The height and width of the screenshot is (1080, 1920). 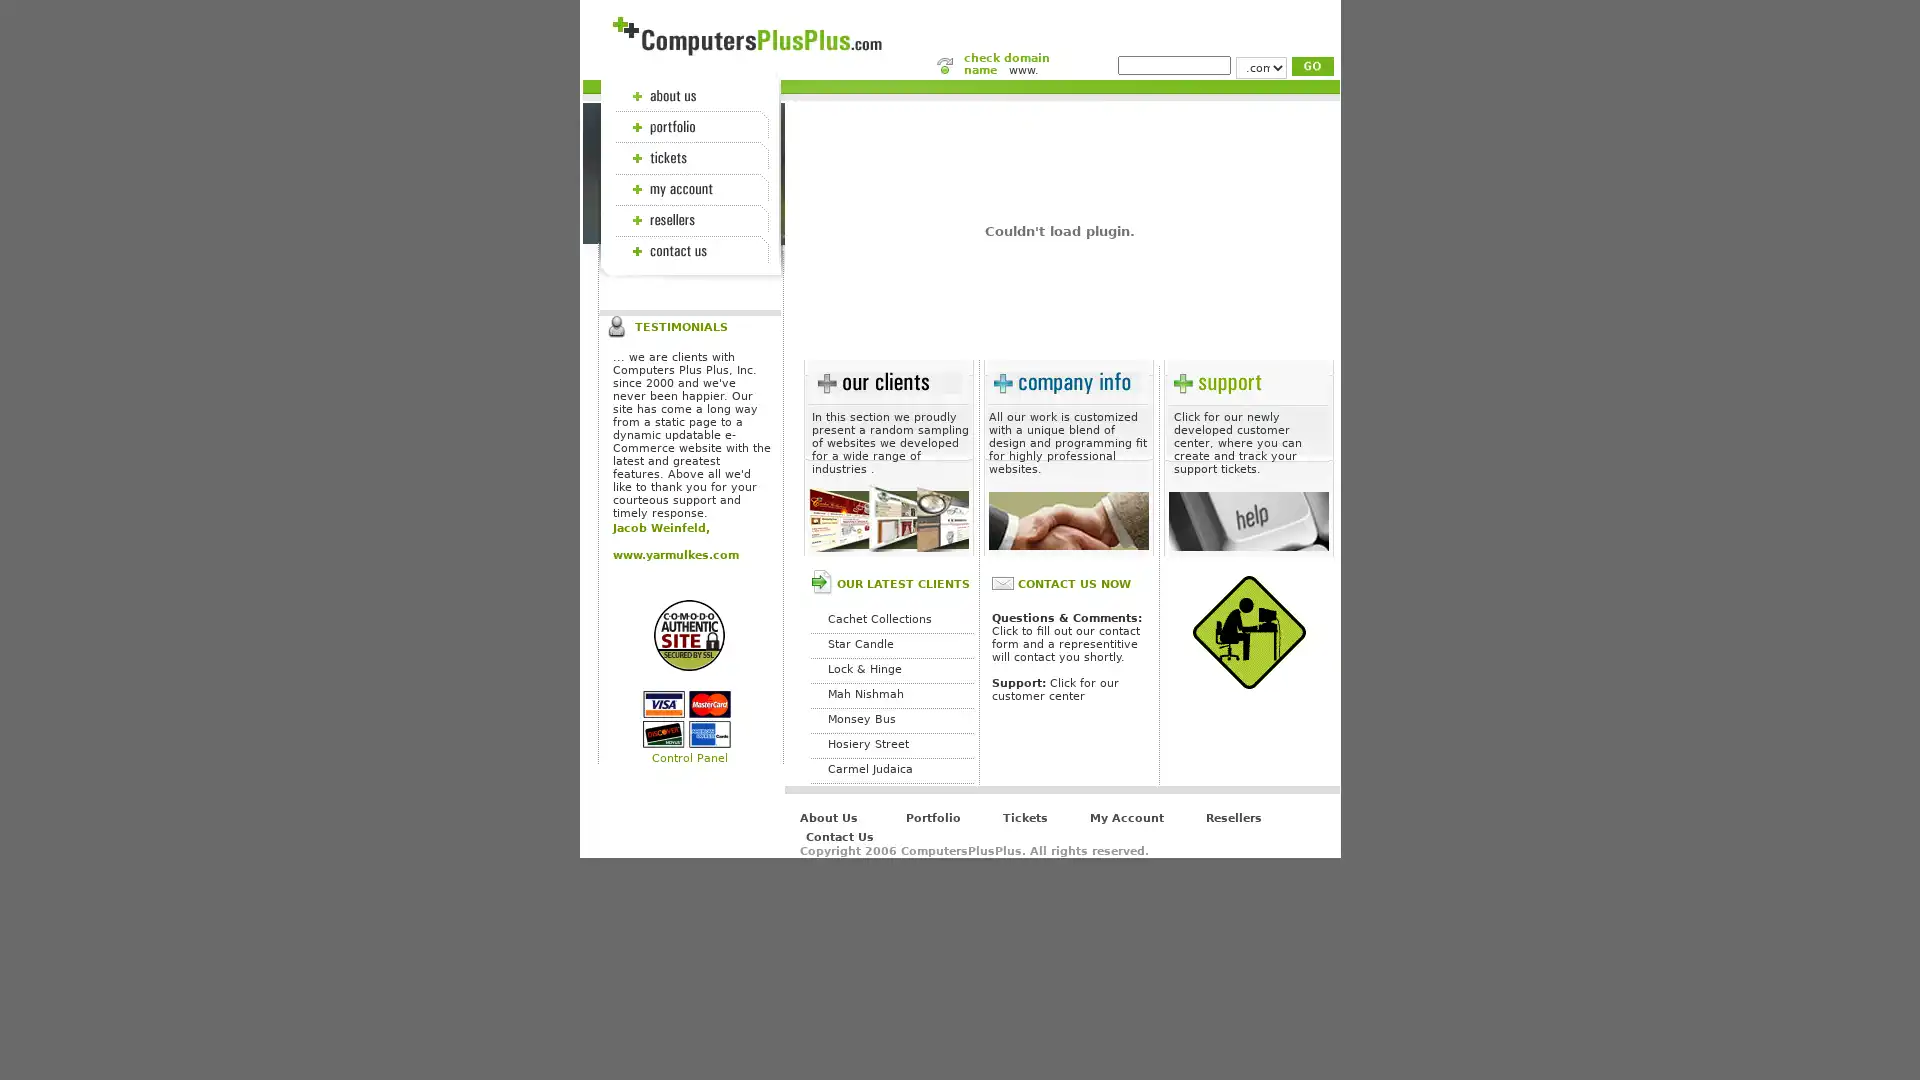 I want to click on Submit, so click(x=1312, y=65).